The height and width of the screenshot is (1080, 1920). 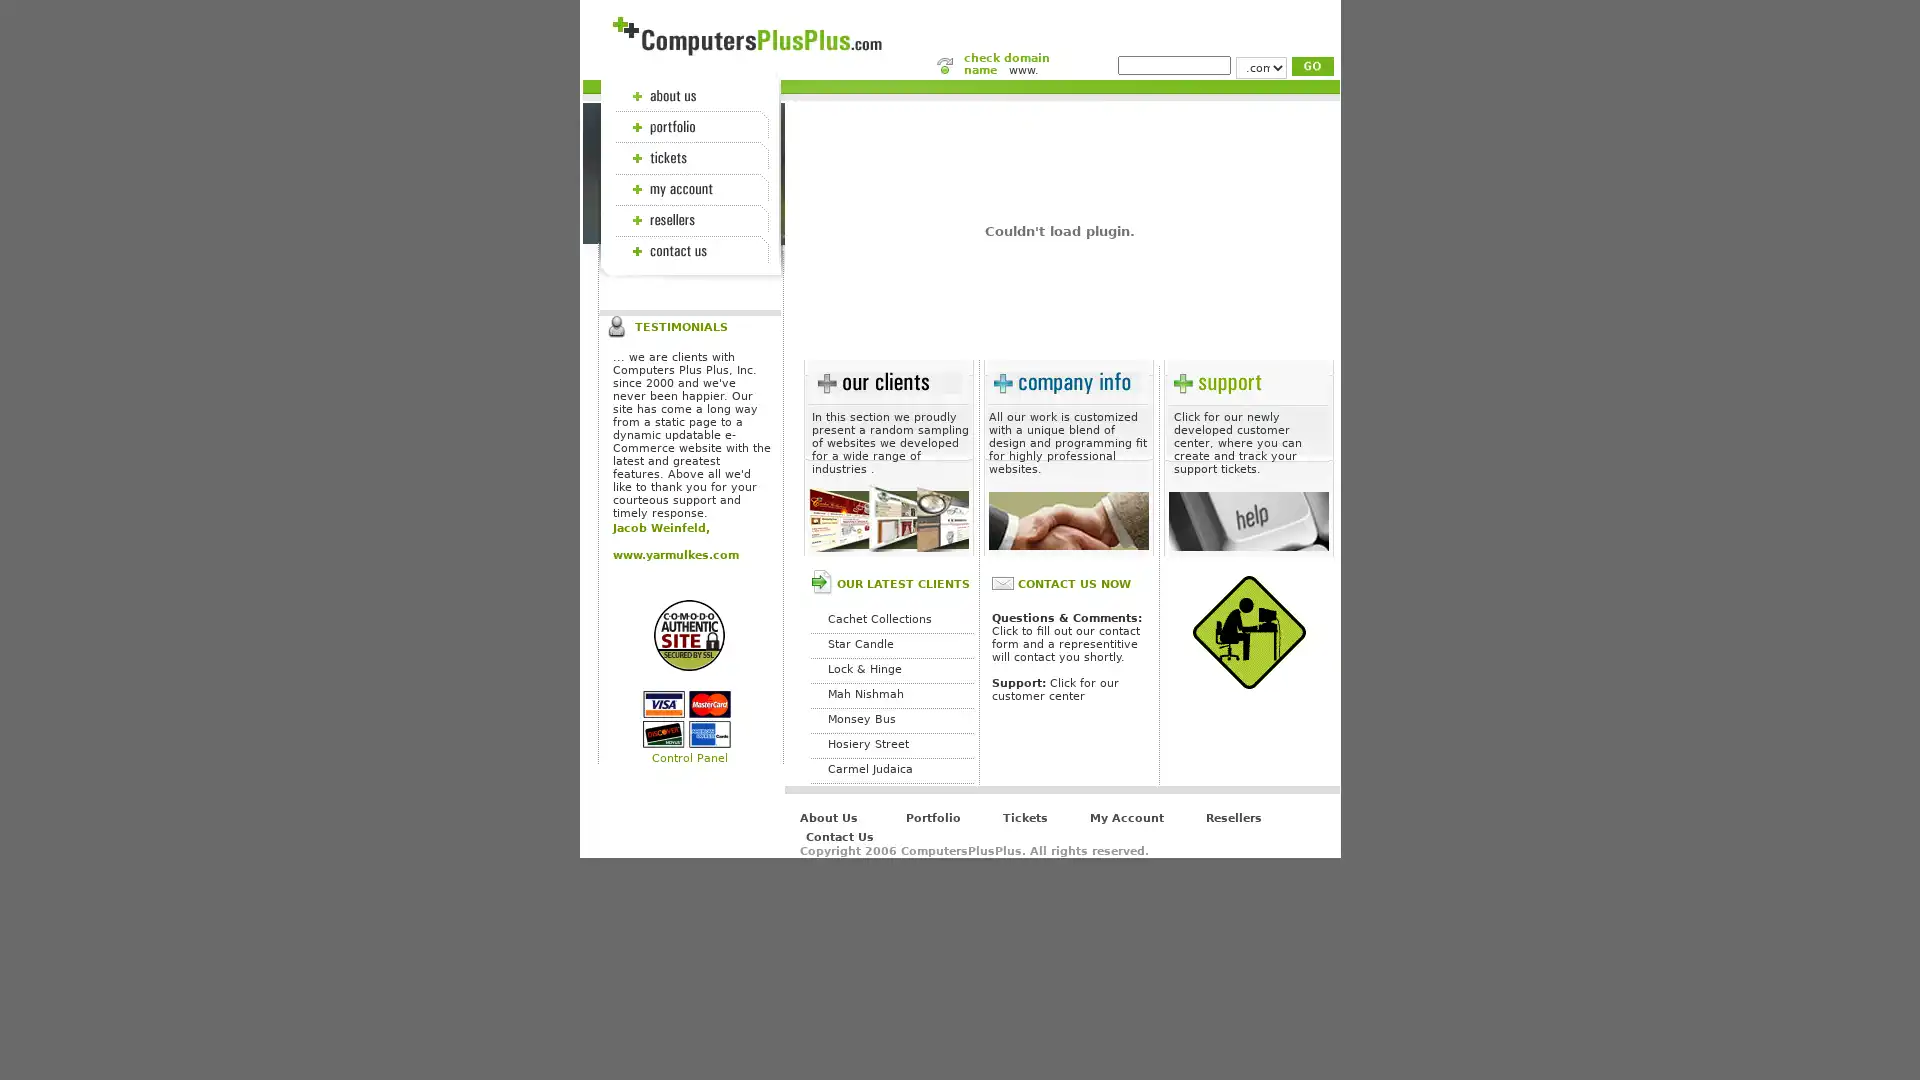 I want to click on Submit, so click(x=1312, y=65).